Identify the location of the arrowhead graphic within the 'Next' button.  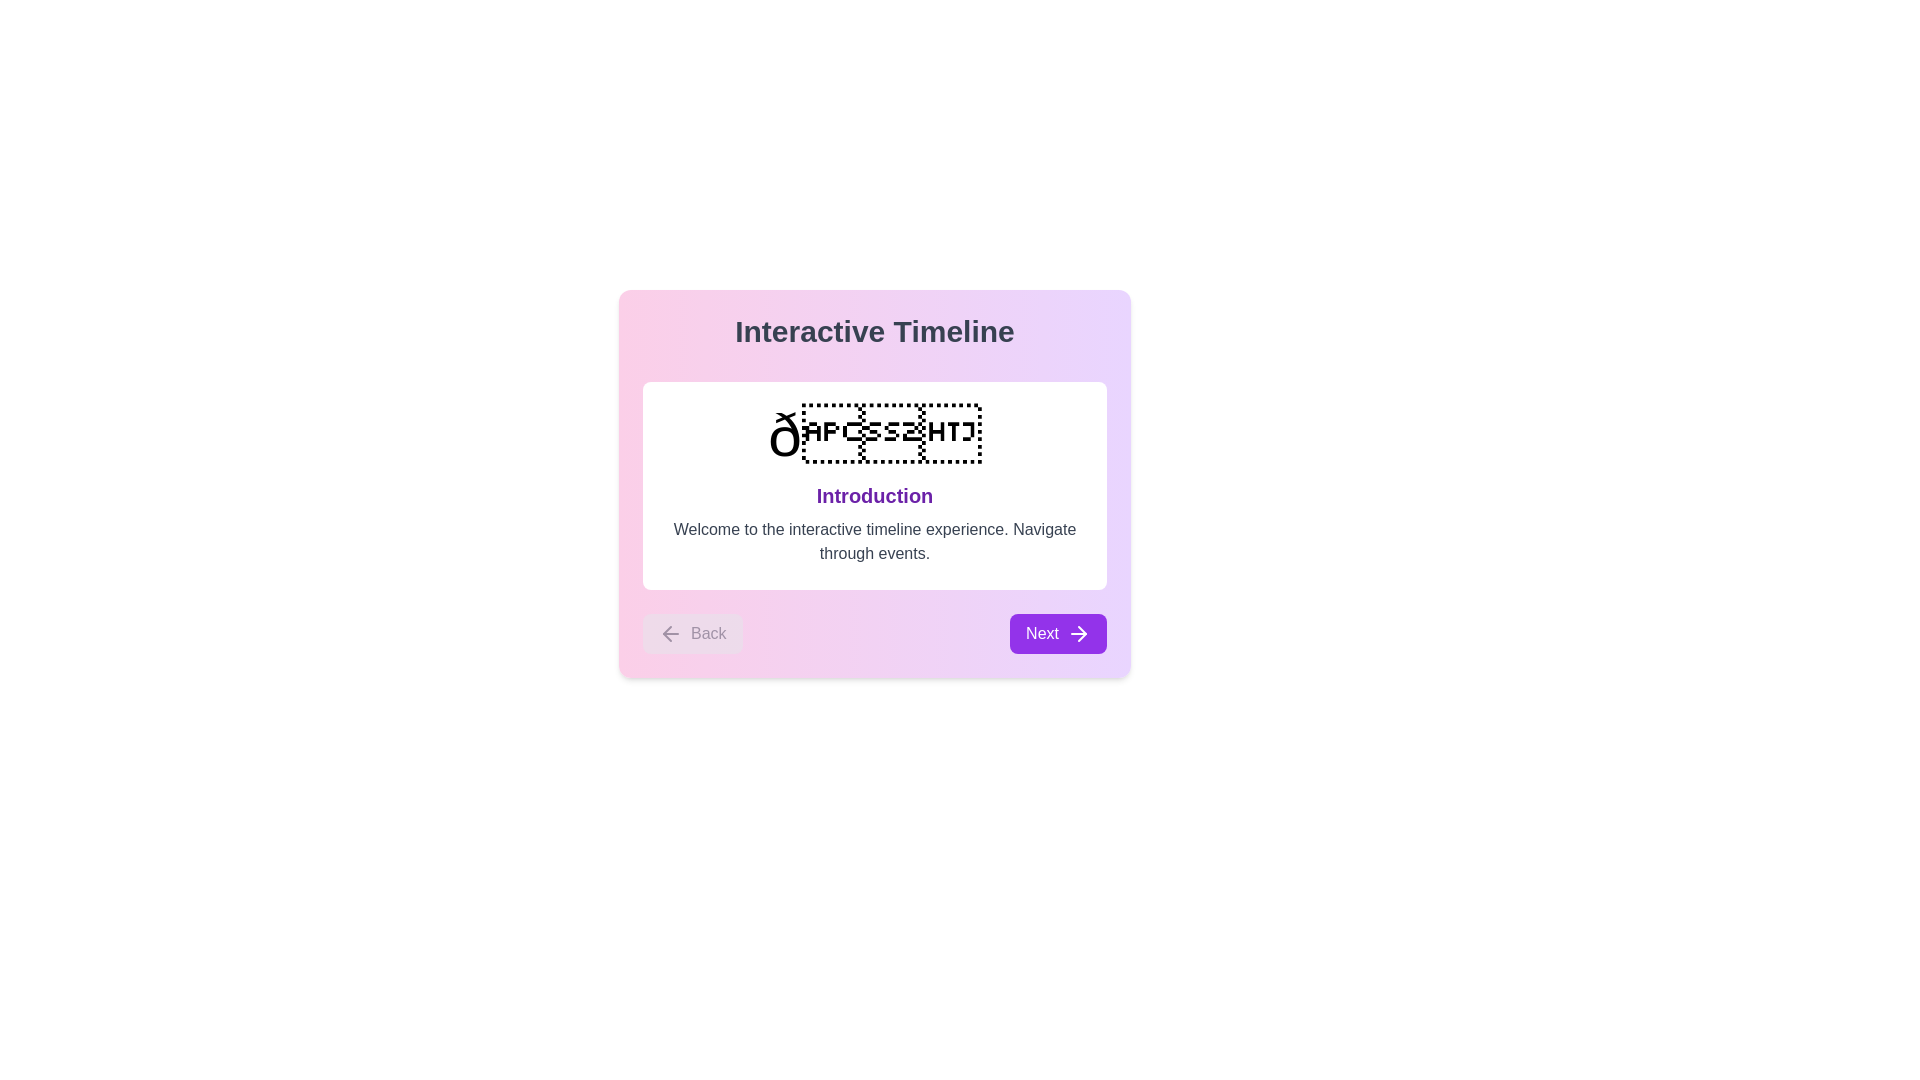
(1081, 633).